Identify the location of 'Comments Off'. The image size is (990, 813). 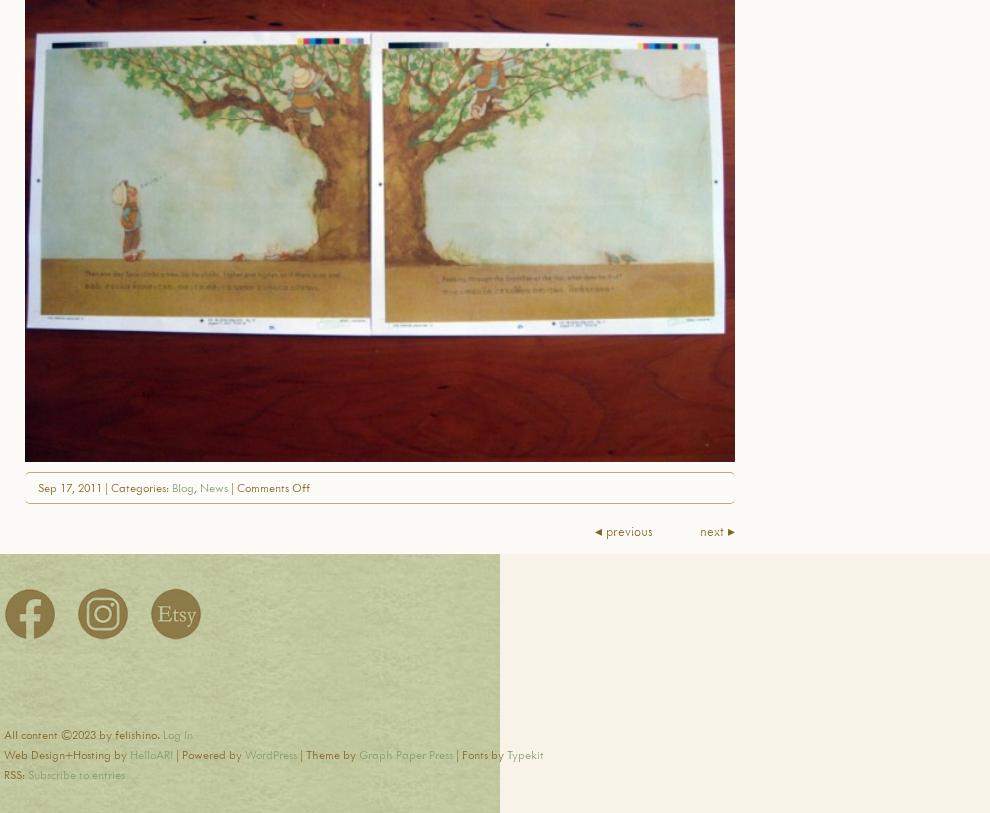
(273, 486).